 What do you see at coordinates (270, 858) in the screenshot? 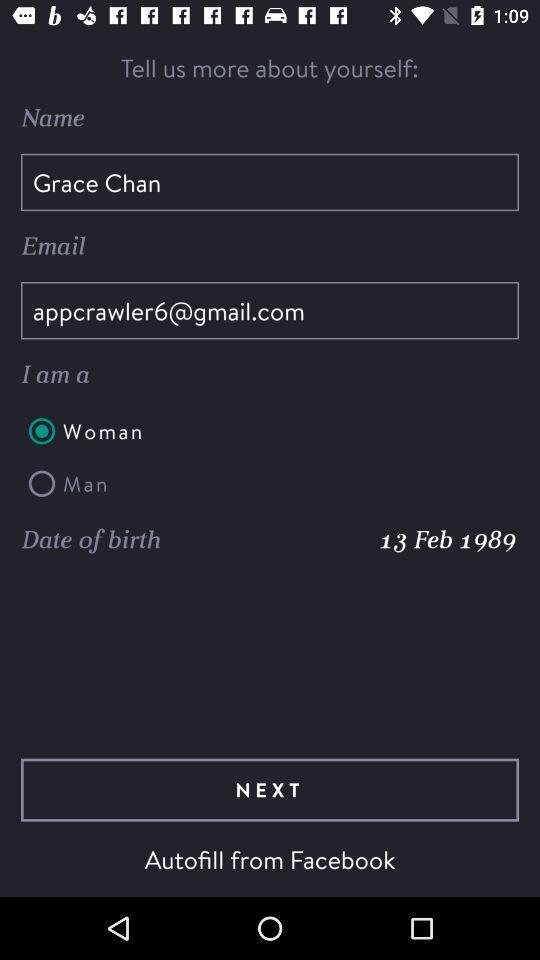
I see `autofill from facebook item` at bounding box center [270, 858].